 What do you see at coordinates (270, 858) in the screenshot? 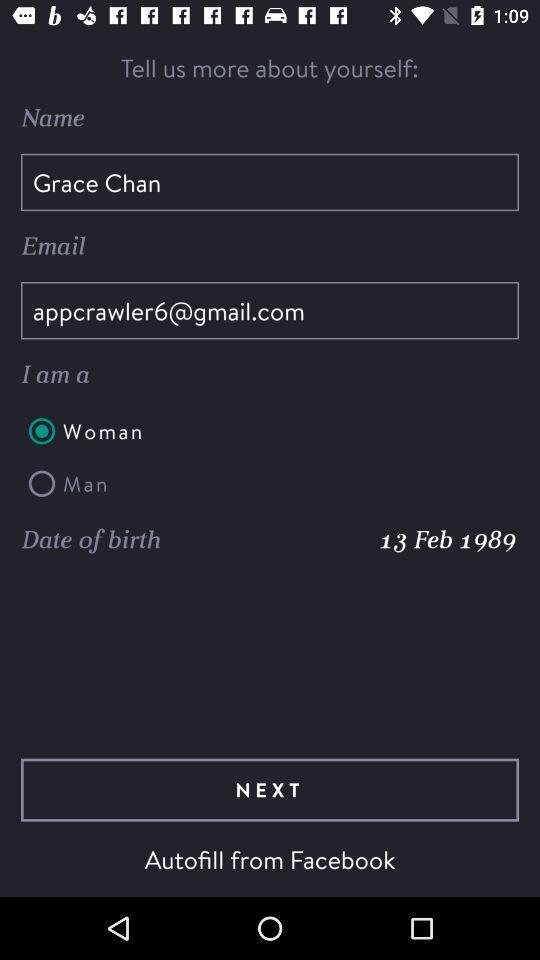
I see `autofill from facebook item` at bounding box center [270, 858].